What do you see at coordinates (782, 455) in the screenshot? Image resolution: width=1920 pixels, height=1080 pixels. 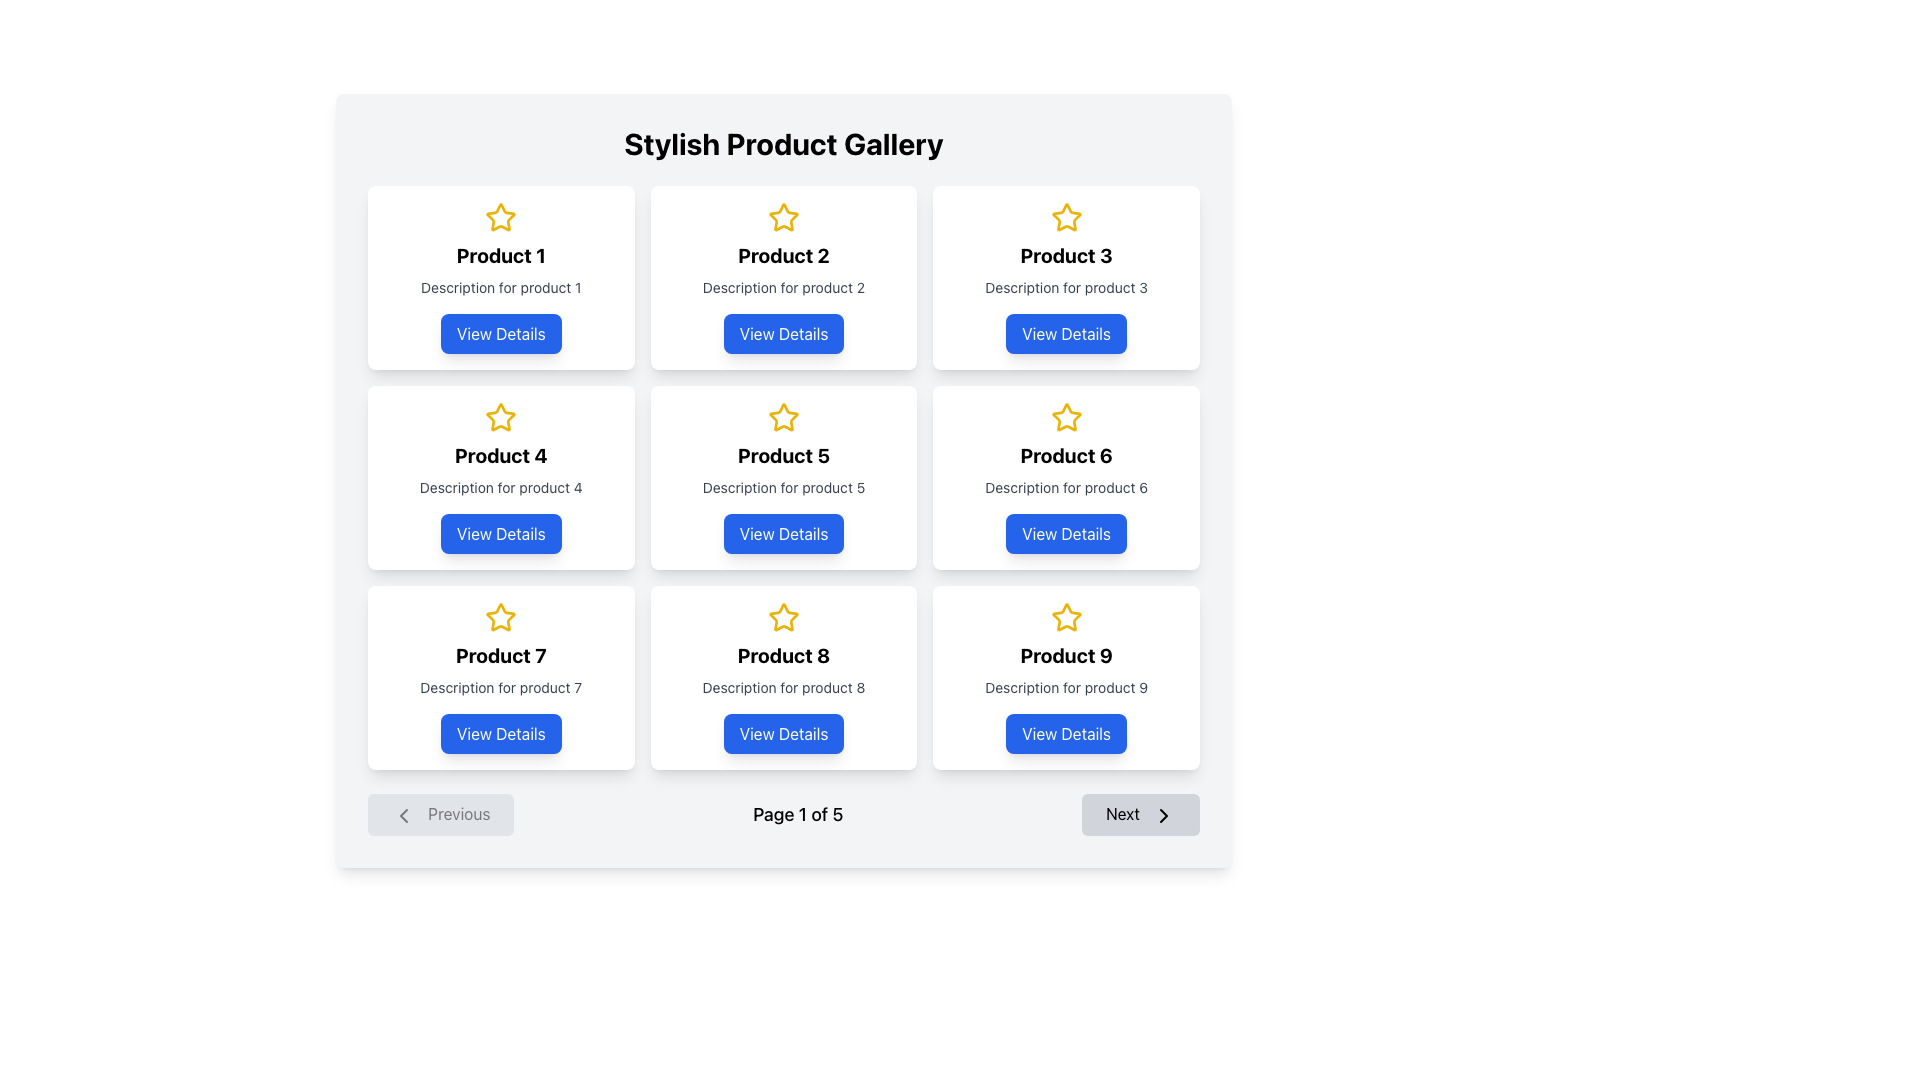 I see `product label located centrally within the second row's middle card in the product gallery interface for identification` at bounding box center [782, 455].